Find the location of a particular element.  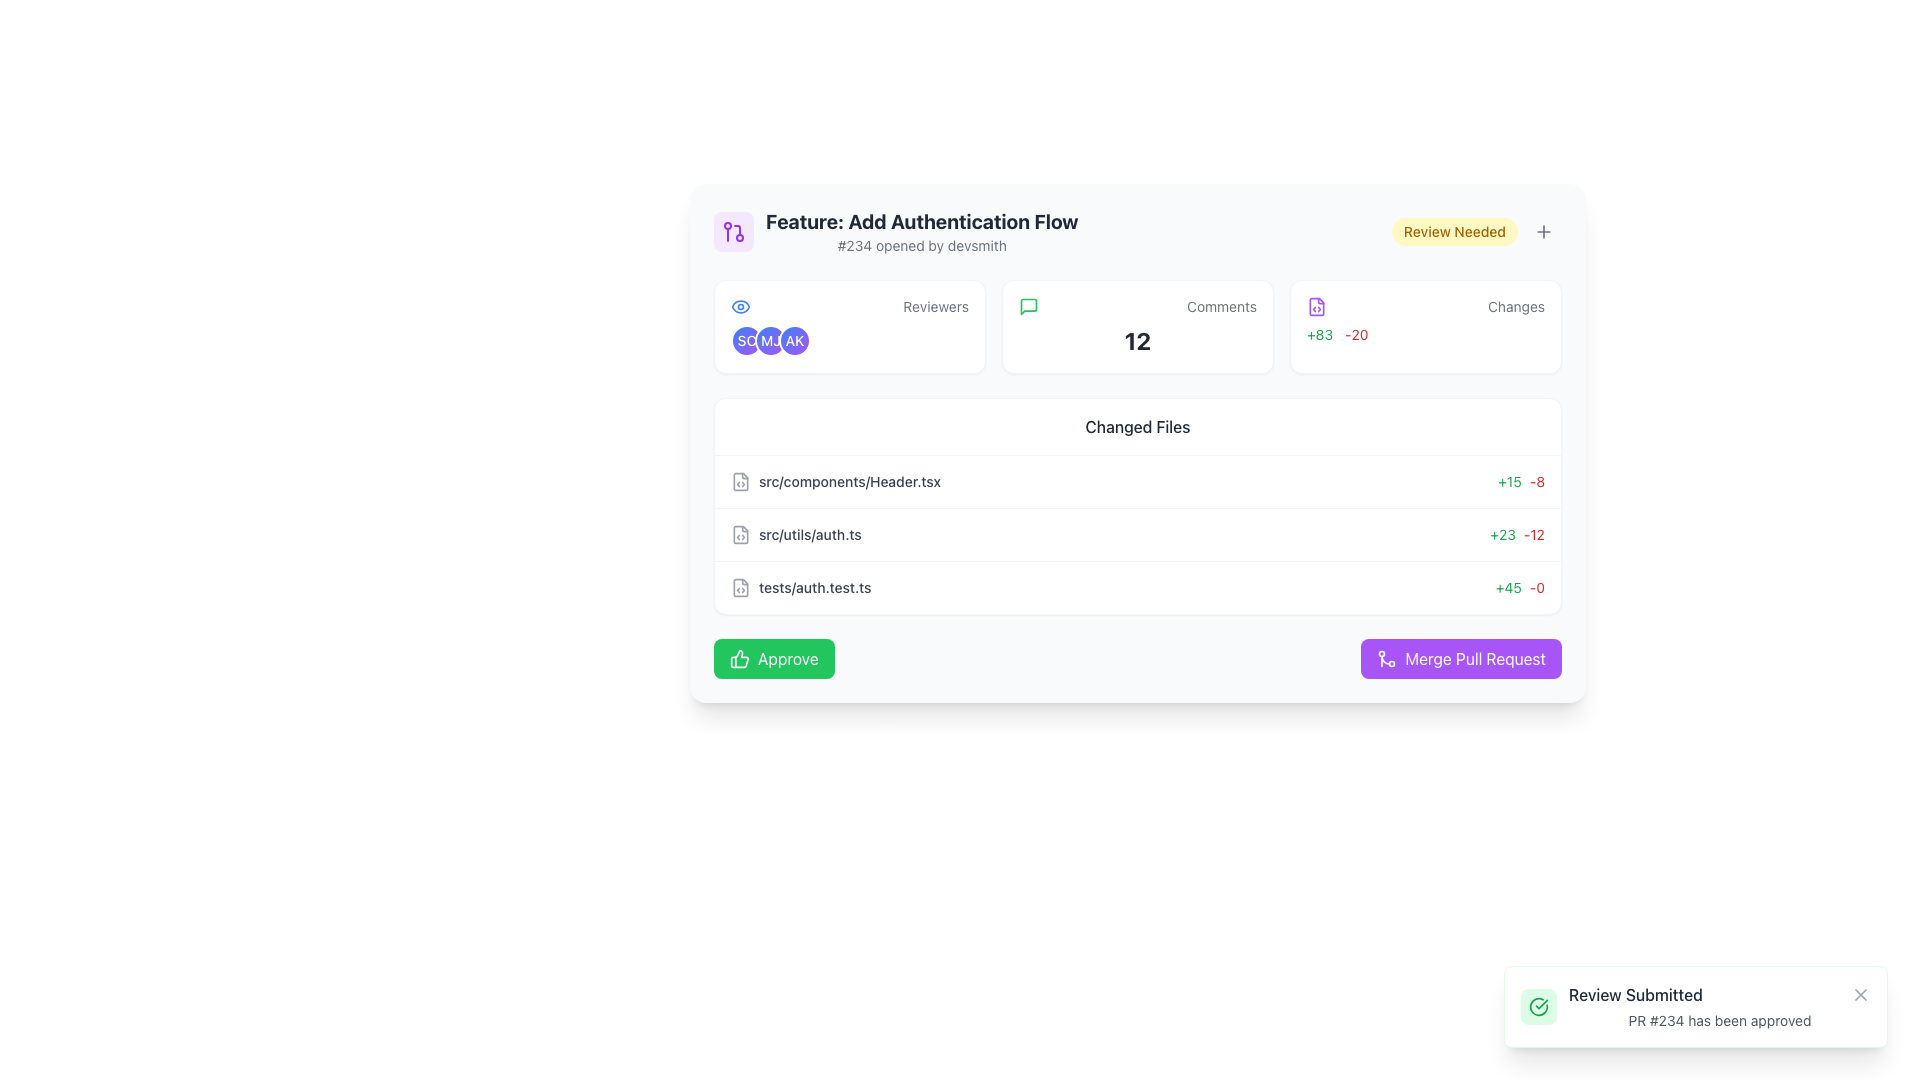

the code file icon in the 'Changed Files' section, specifically the first item on the left in the 'tests/auth.test.ts' row is located at coordinates (739, 586).